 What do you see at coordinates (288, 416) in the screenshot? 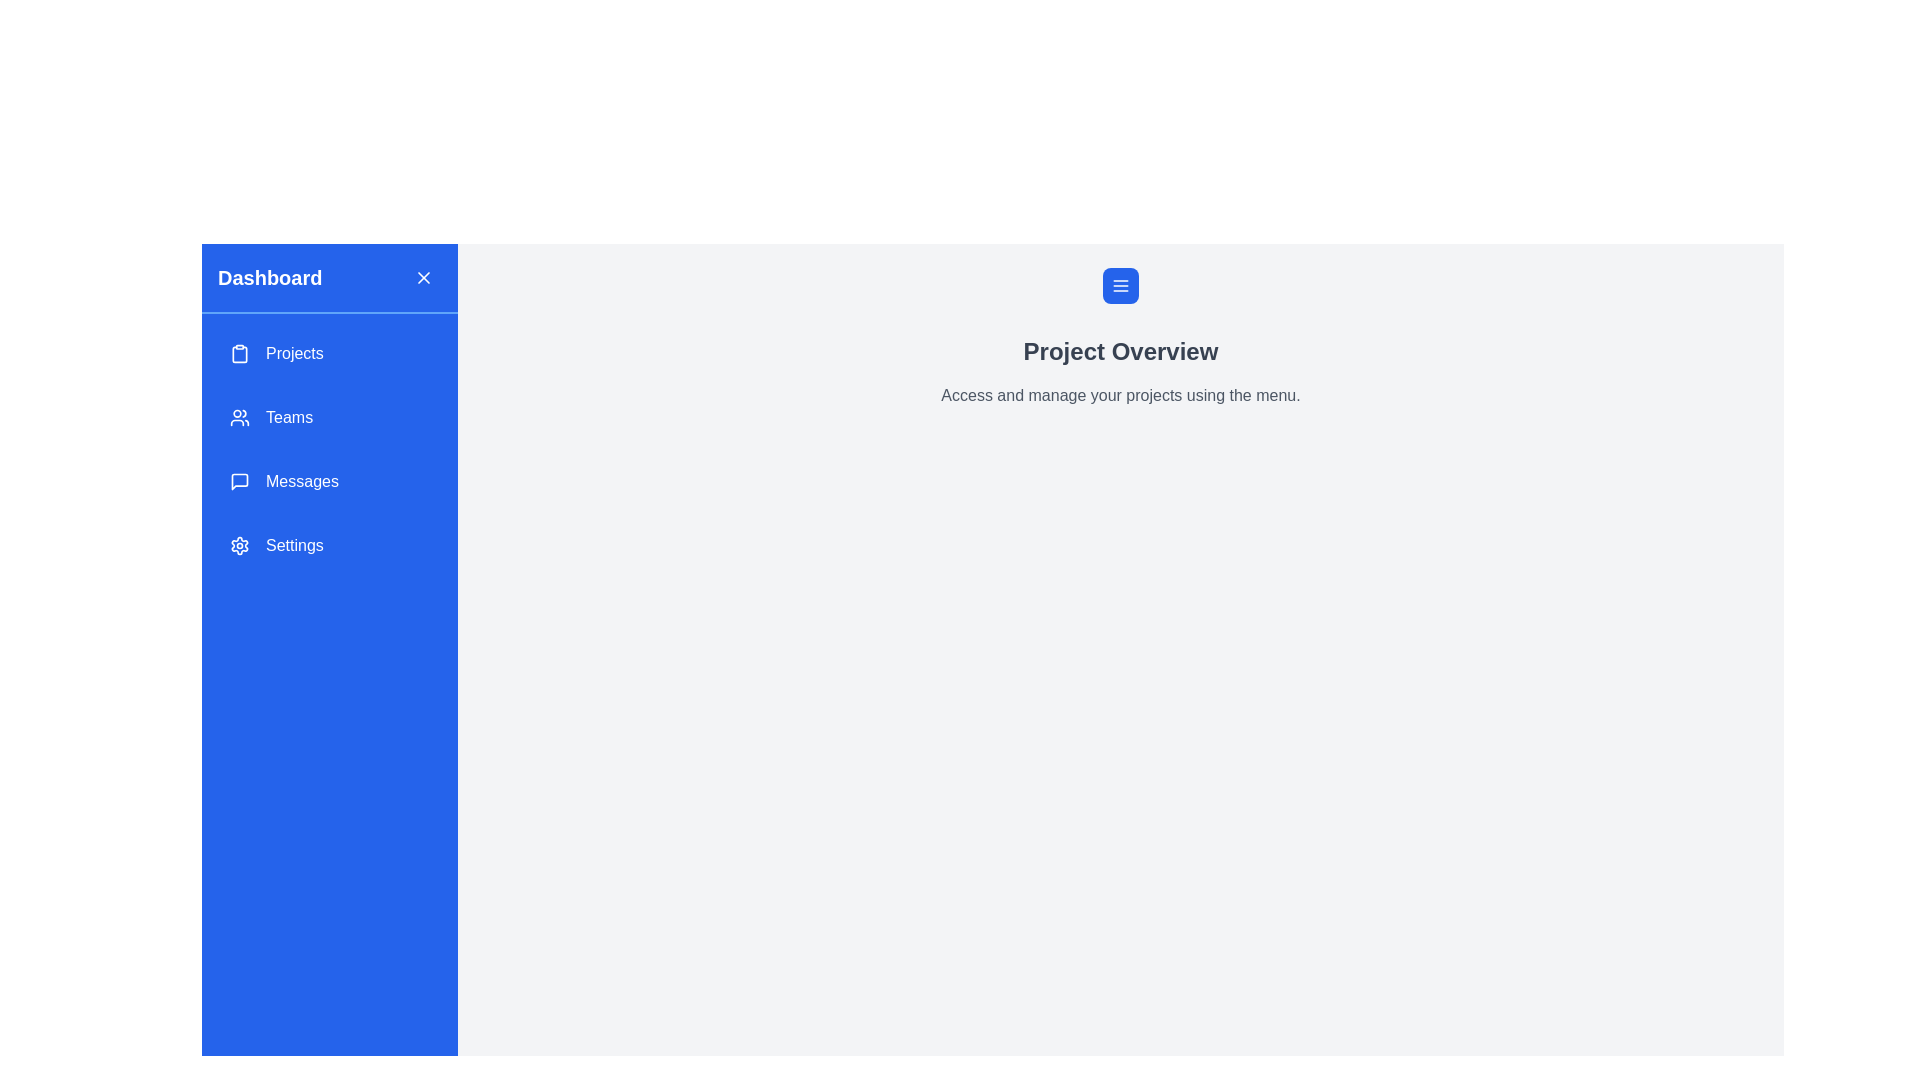
I see `the 'Teams' text label in the sidebar menu` at bounding box center [288, 416].